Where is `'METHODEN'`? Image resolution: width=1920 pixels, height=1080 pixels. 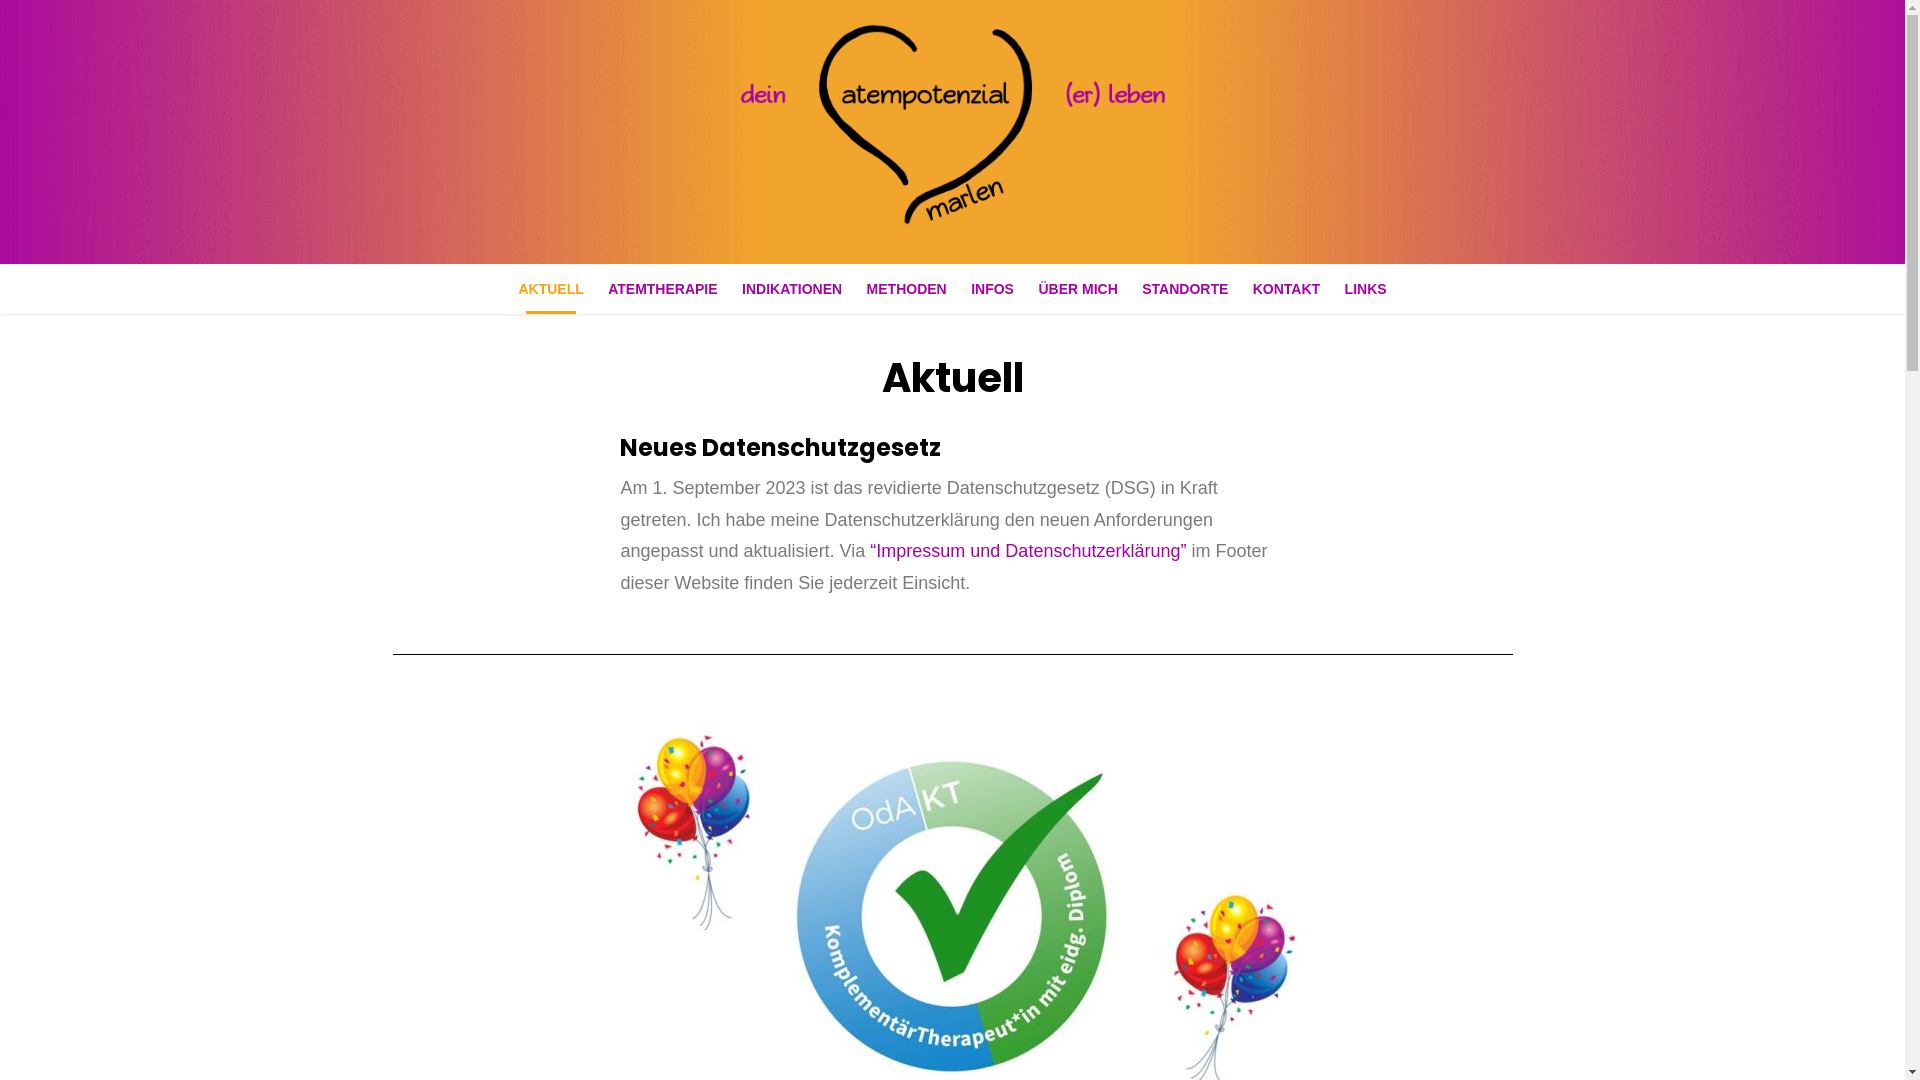 'METHODEN' is located at coordinates (906, 289).